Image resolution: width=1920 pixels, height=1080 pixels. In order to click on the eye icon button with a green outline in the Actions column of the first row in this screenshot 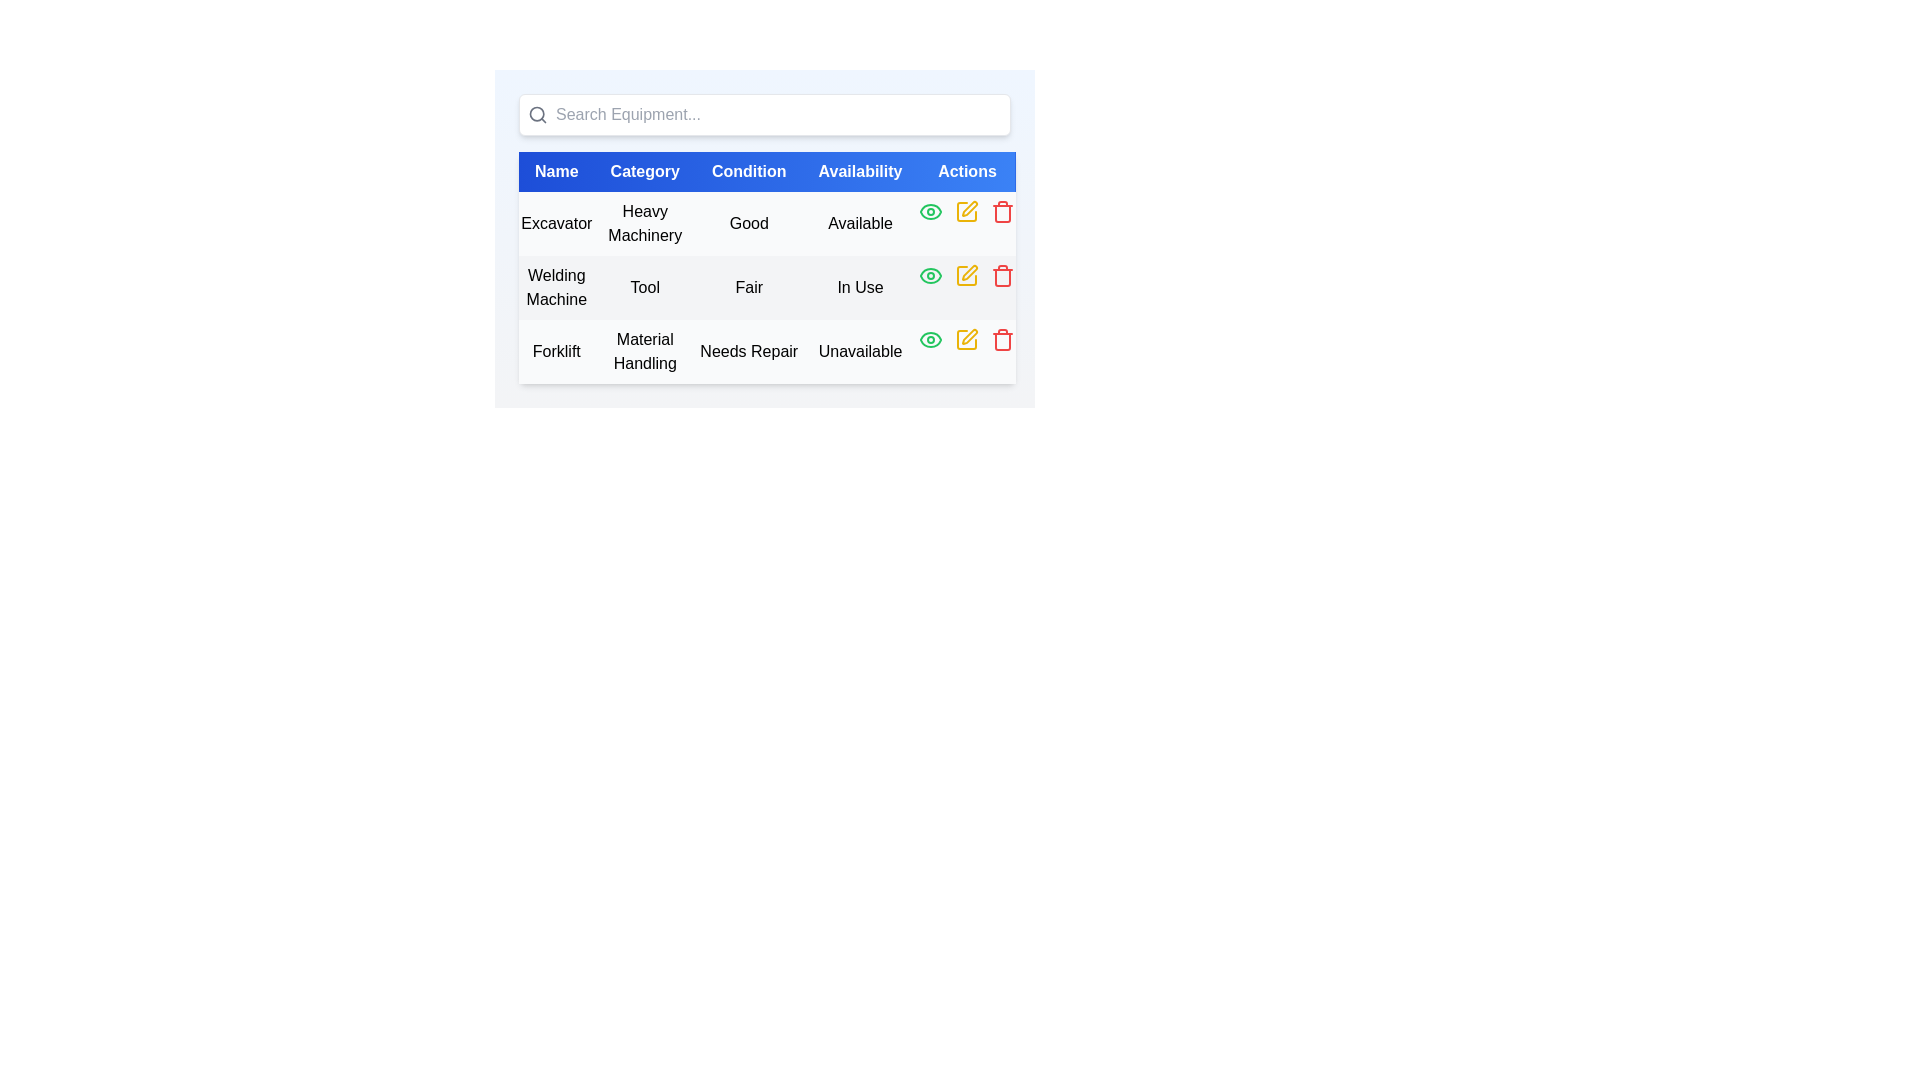, I will do `click(930, 212)`.